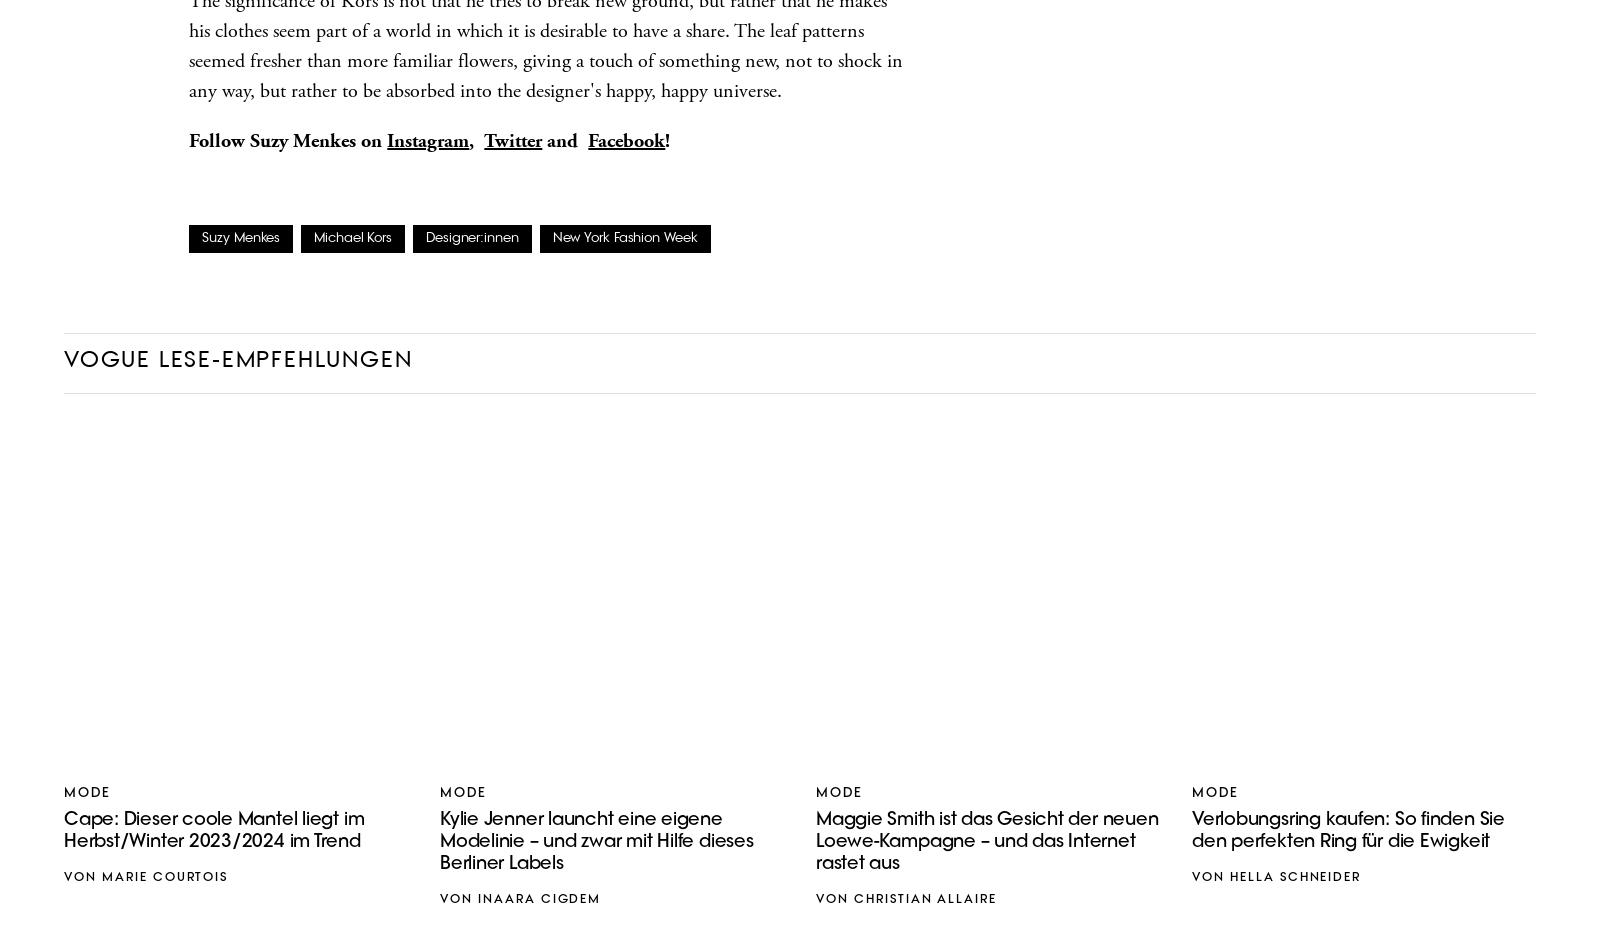 Image resolution: width=1600 pixels, height=945 pixels. Describe the element at coordinates (1347, 831) in the screenshot. I see `'Verlobungsring kaufen: So finden Sie den perfekten Ring für die Ewigkeit'` at that location.